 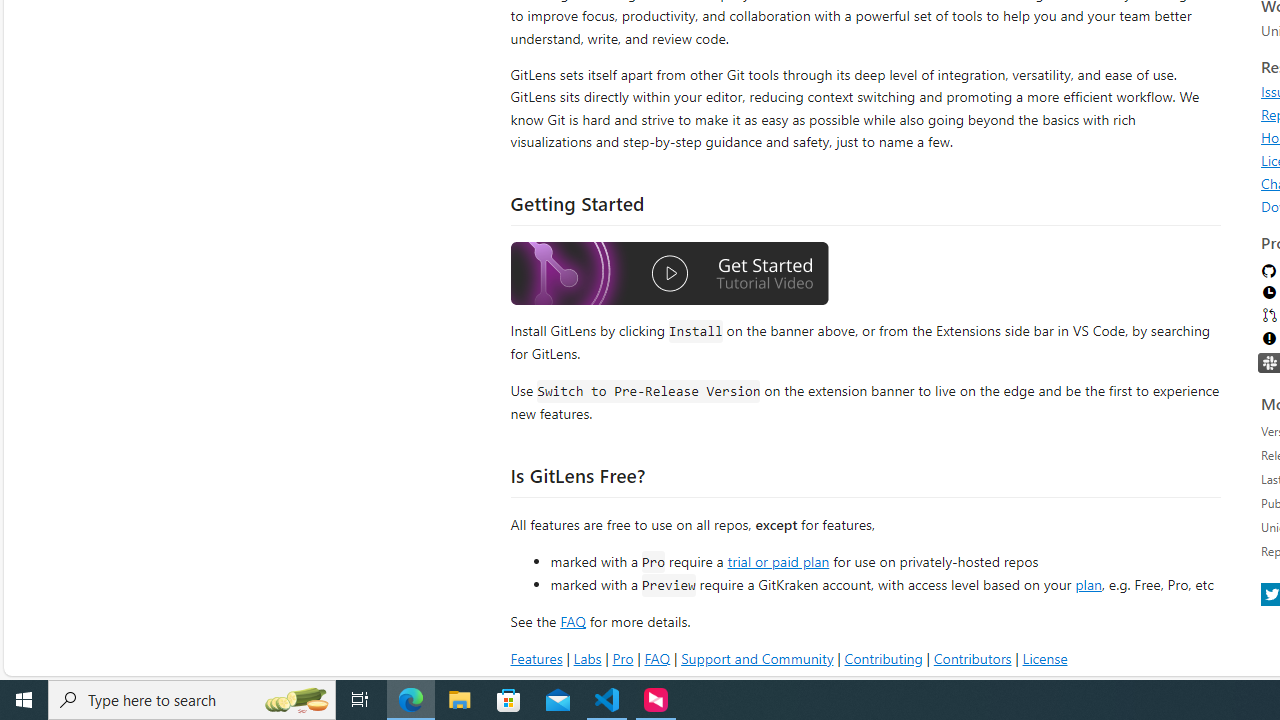 I want to click on 'Features', so click(x=536, y=658).